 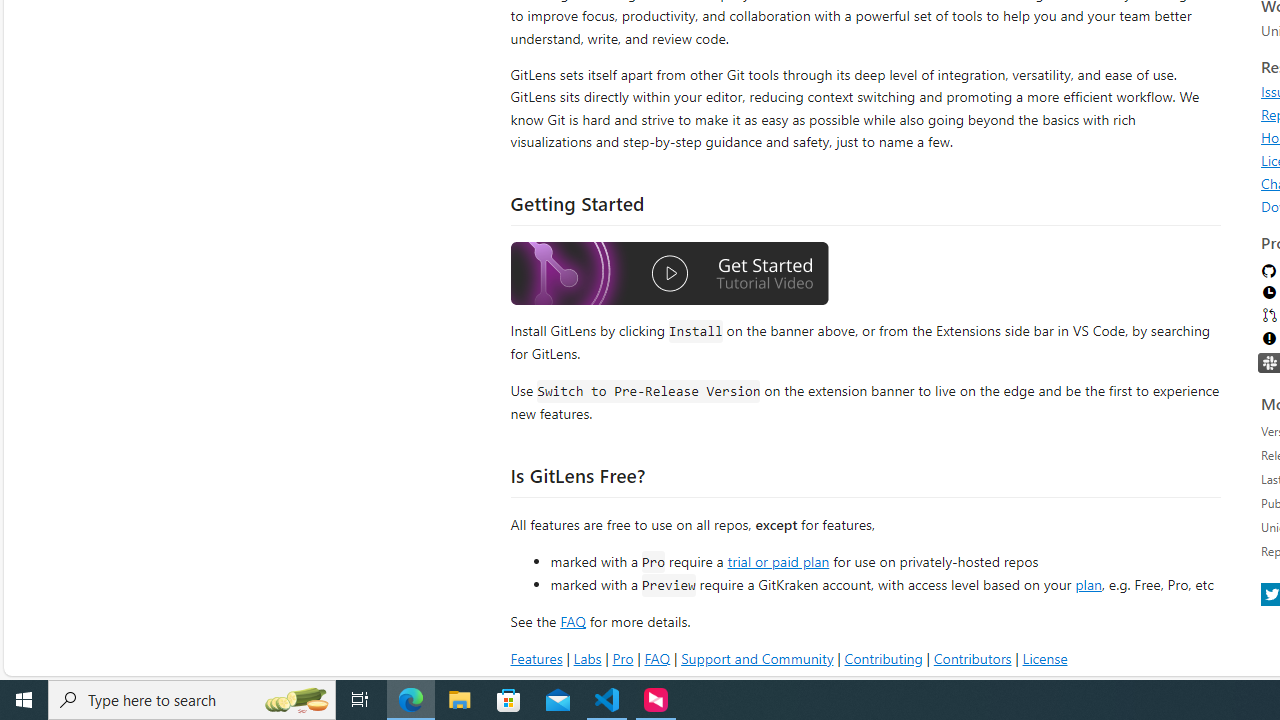 I want to click on 'Features', so click(x=536, y=658).